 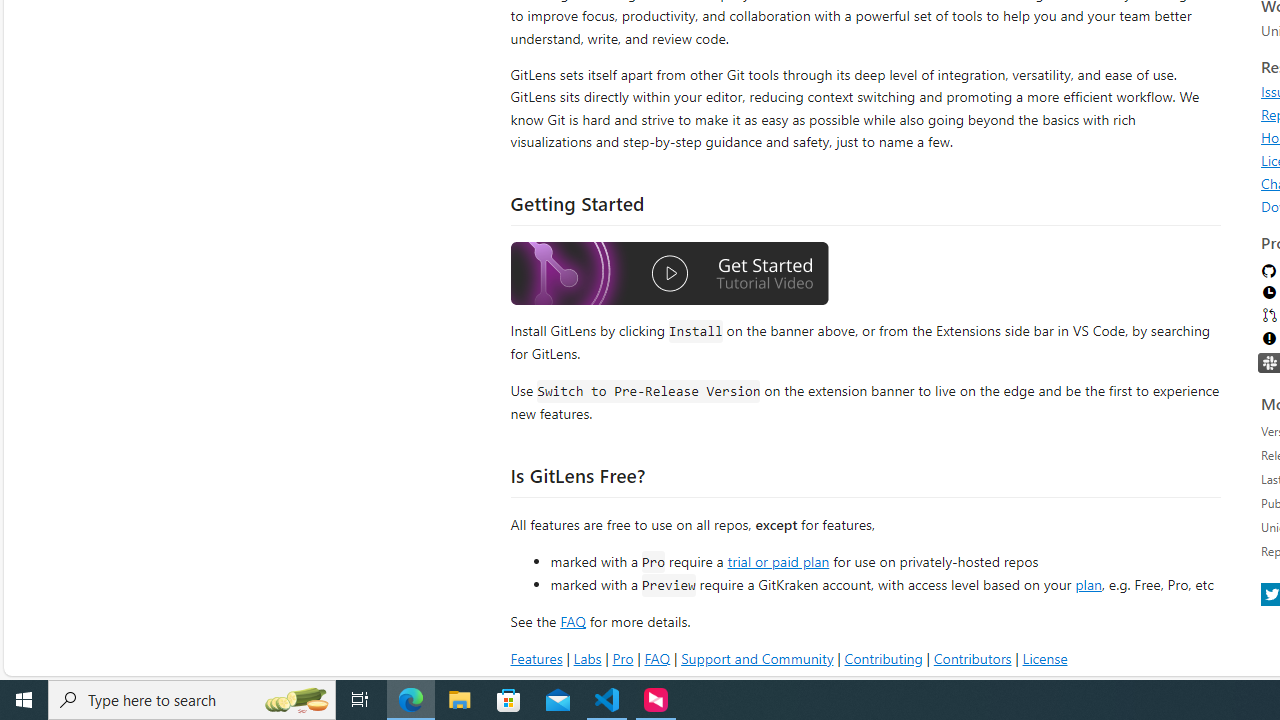 I want to click on 'Features', so click(x=536, y=658).